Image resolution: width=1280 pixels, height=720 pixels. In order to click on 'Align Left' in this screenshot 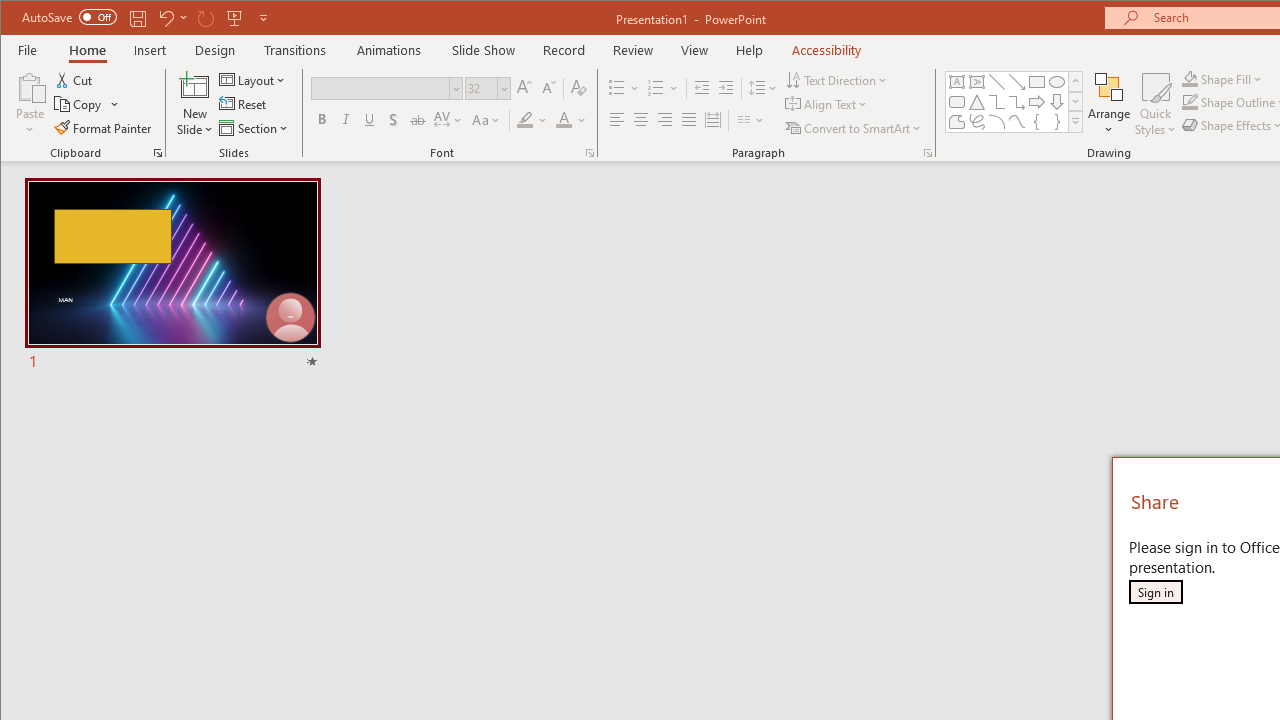, I will do `click(615, 120)`.